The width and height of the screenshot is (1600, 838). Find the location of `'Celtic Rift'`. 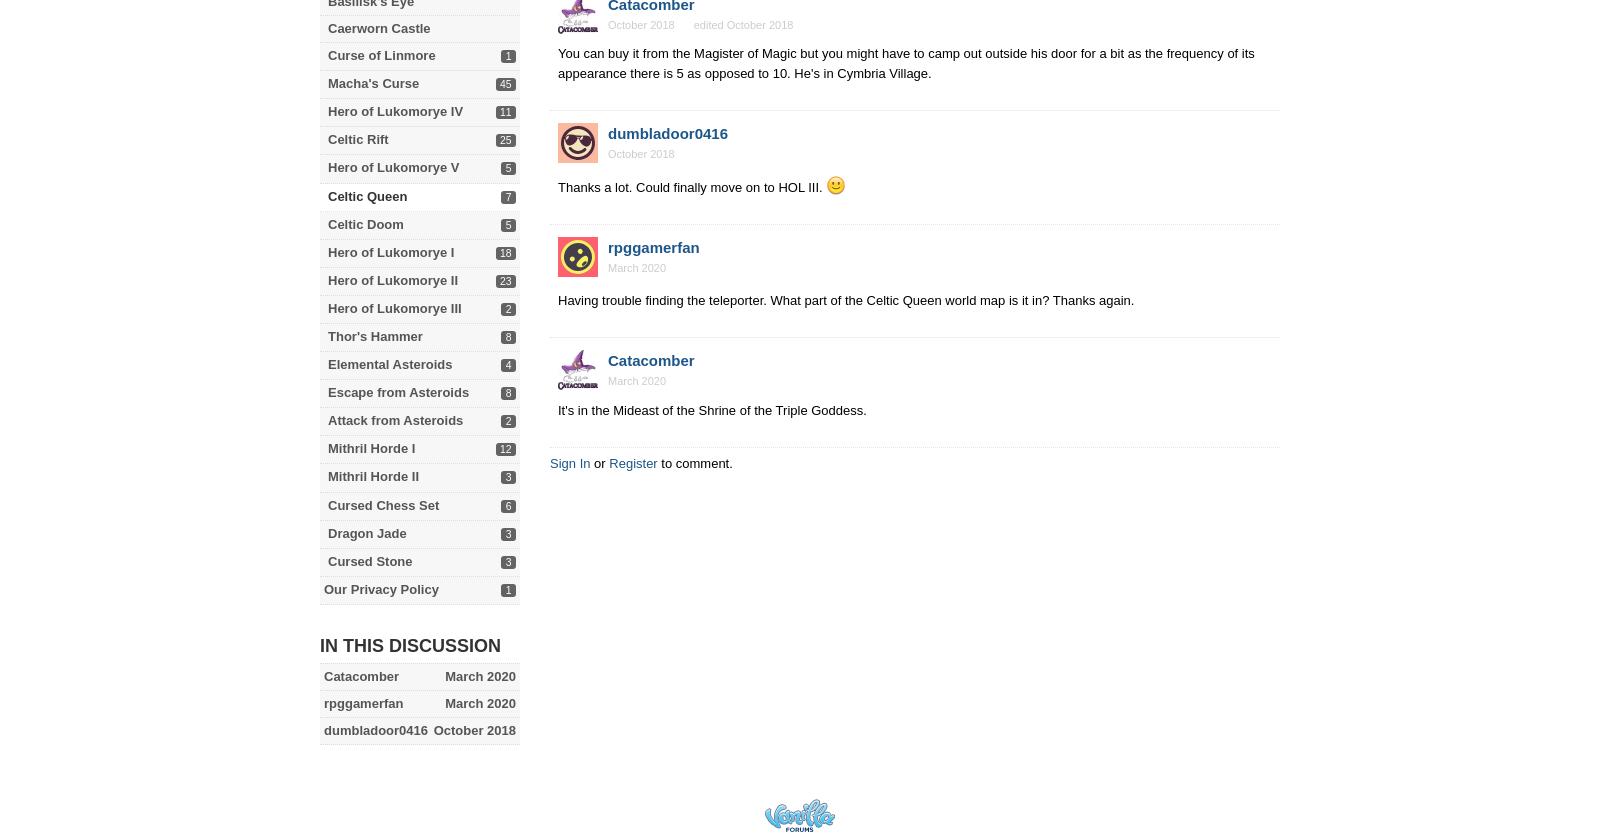

'Celtic Rift' is located at coordinates (358, 139).